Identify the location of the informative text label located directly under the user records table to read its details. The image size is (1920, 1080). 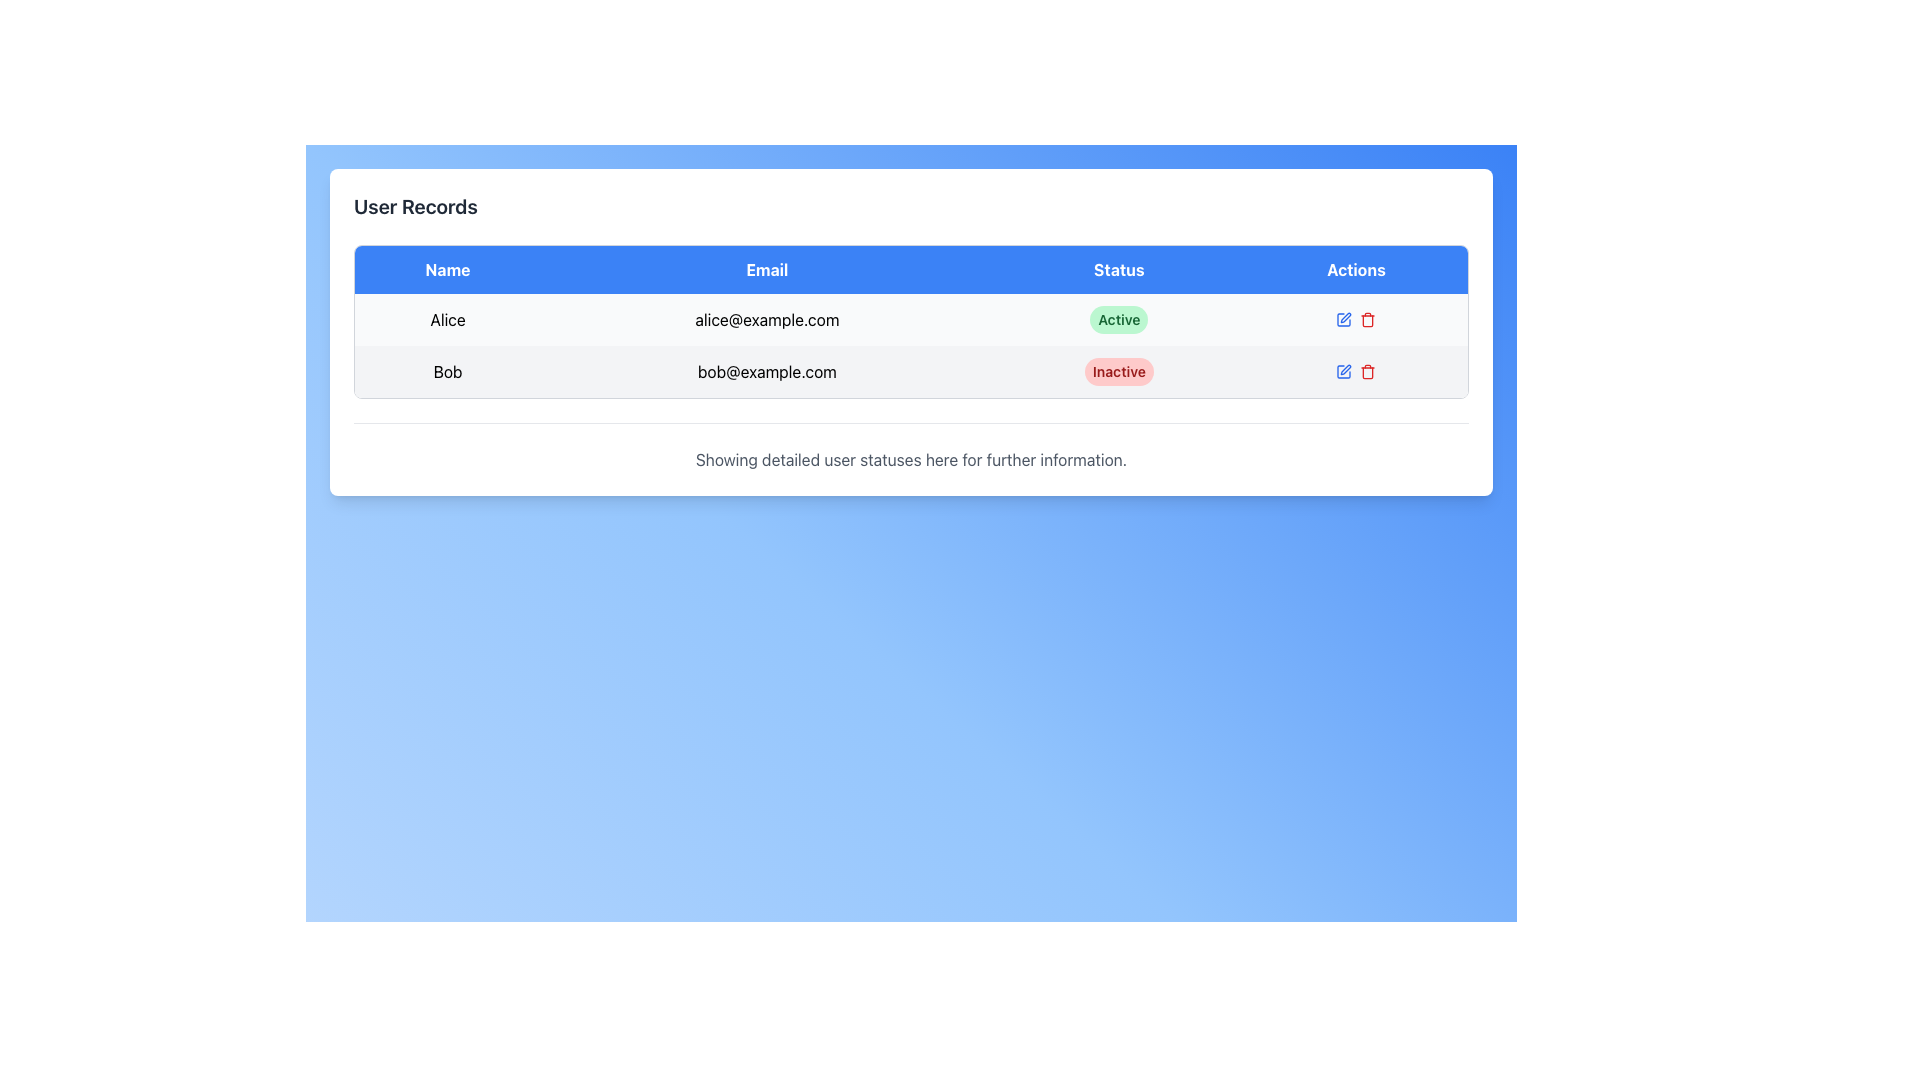
(910, 459).